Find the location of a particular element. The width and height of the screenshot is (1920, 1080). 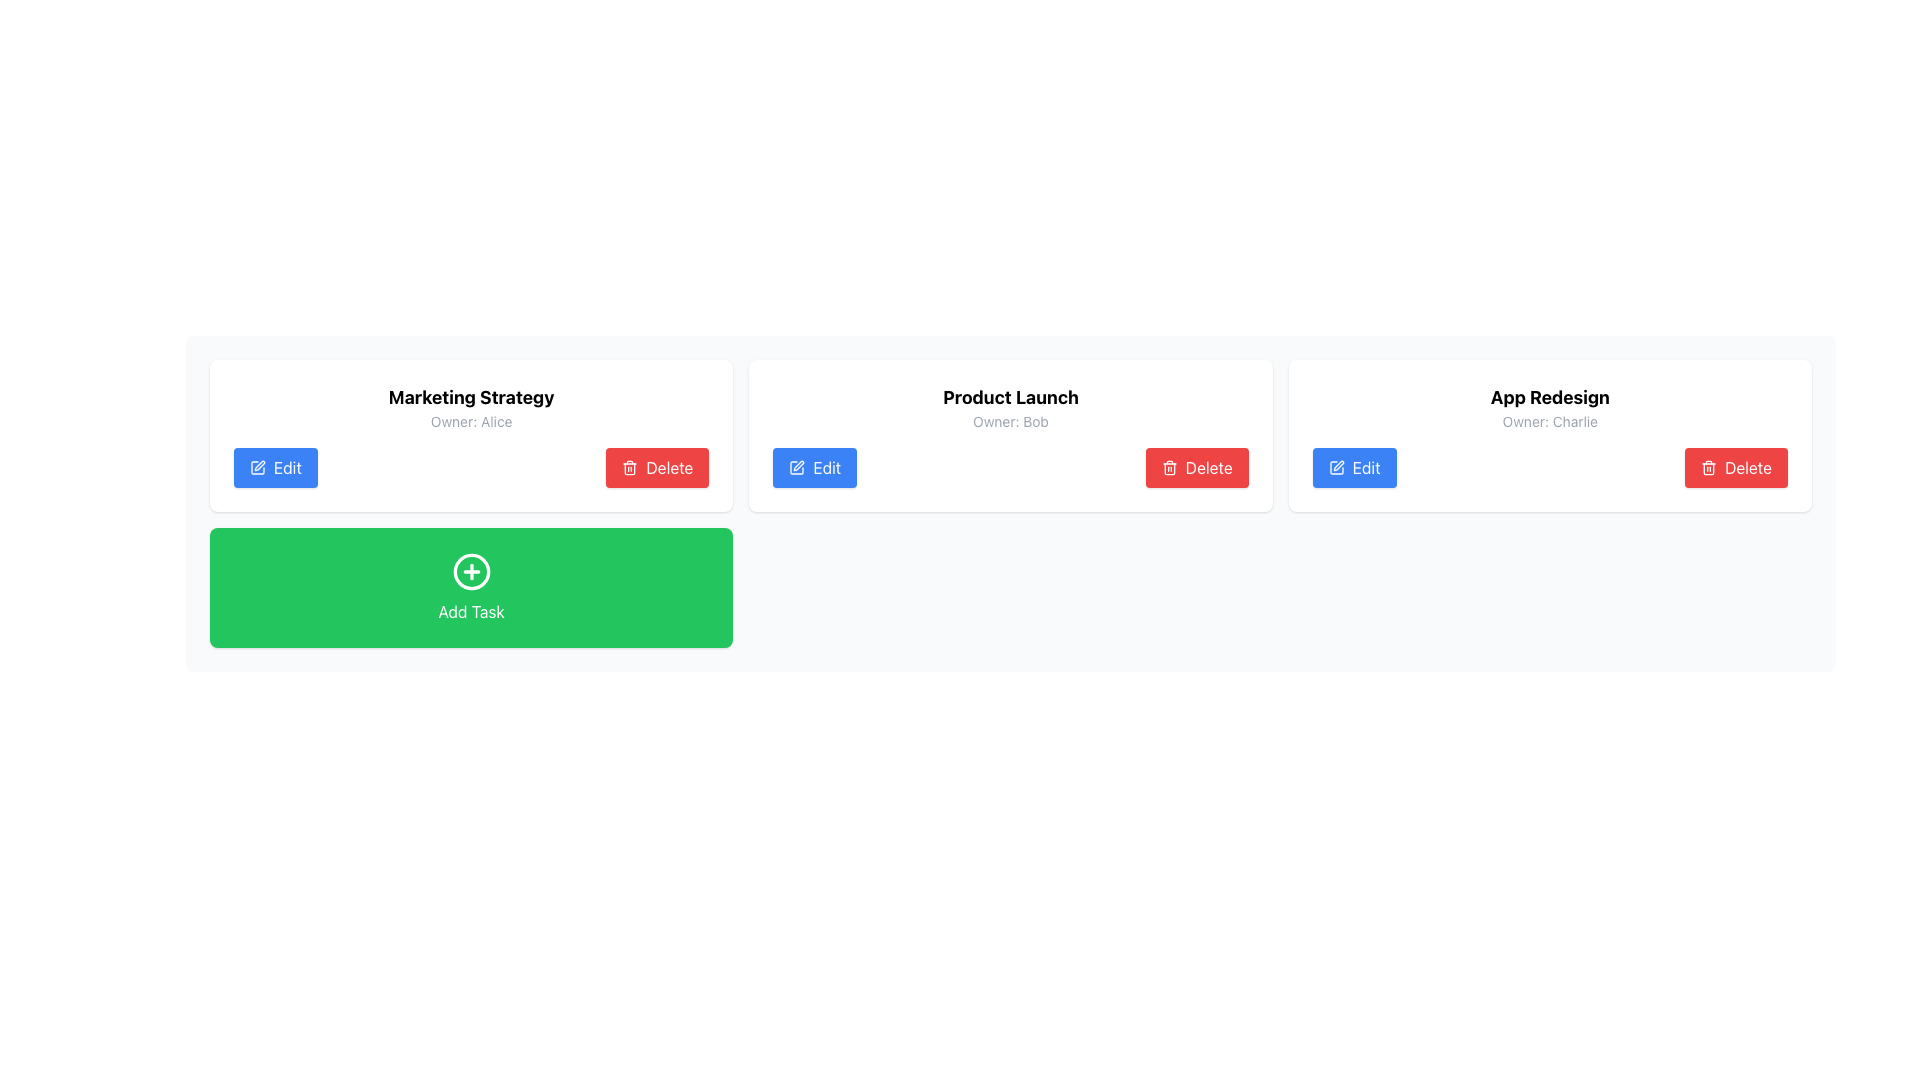

the delete button located to the right of the 'Edit' button in the 'App Redesign' task card is located at coordinates (1735, 467).